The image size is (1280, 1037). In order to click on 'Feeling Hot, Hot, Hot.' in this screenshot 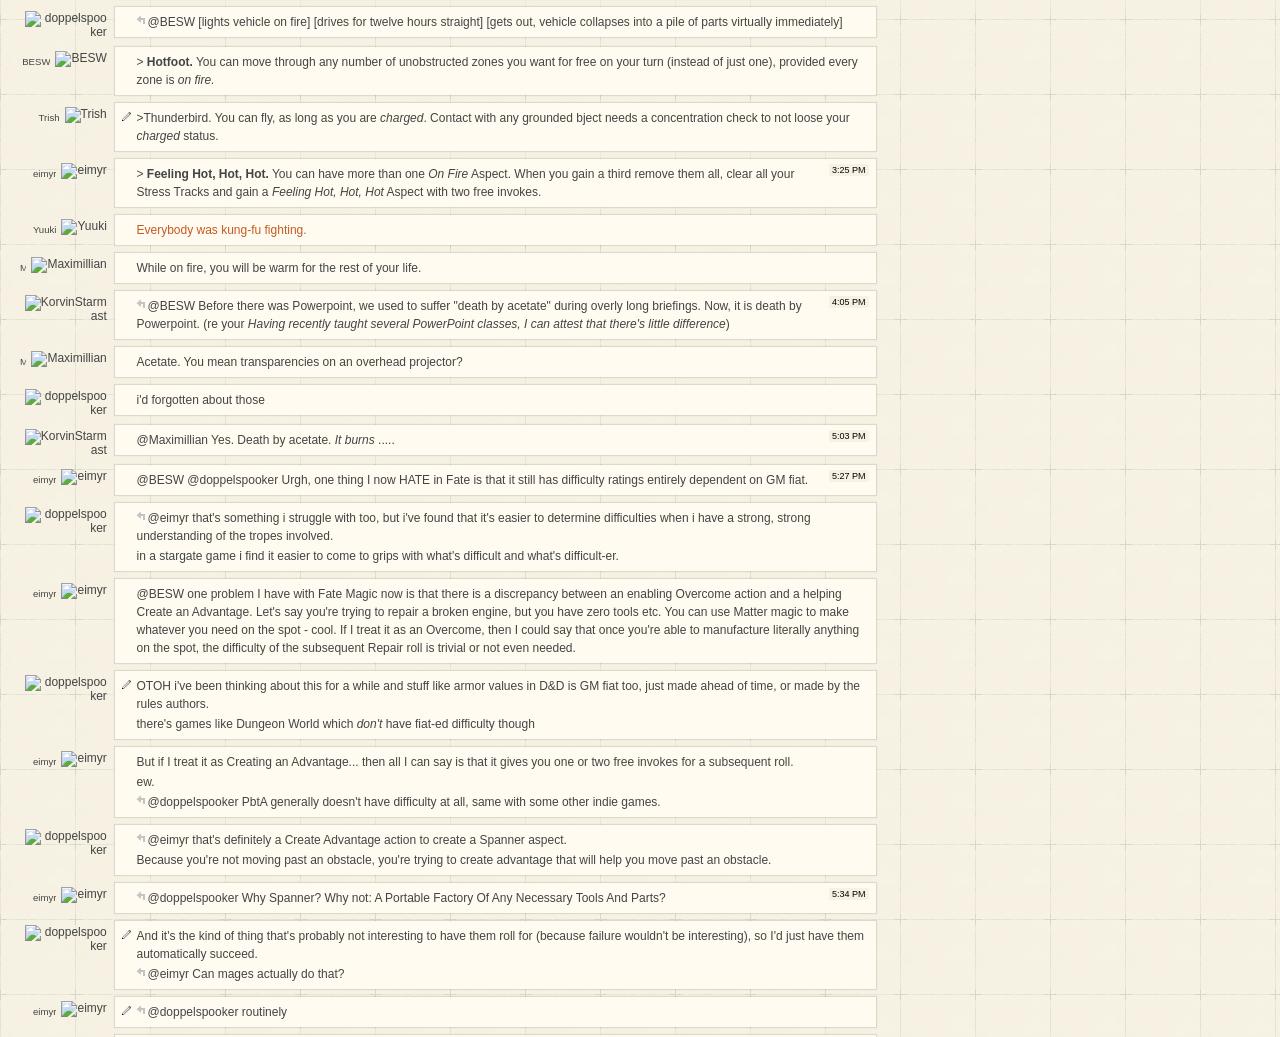, I will do `click(206, 173)`.